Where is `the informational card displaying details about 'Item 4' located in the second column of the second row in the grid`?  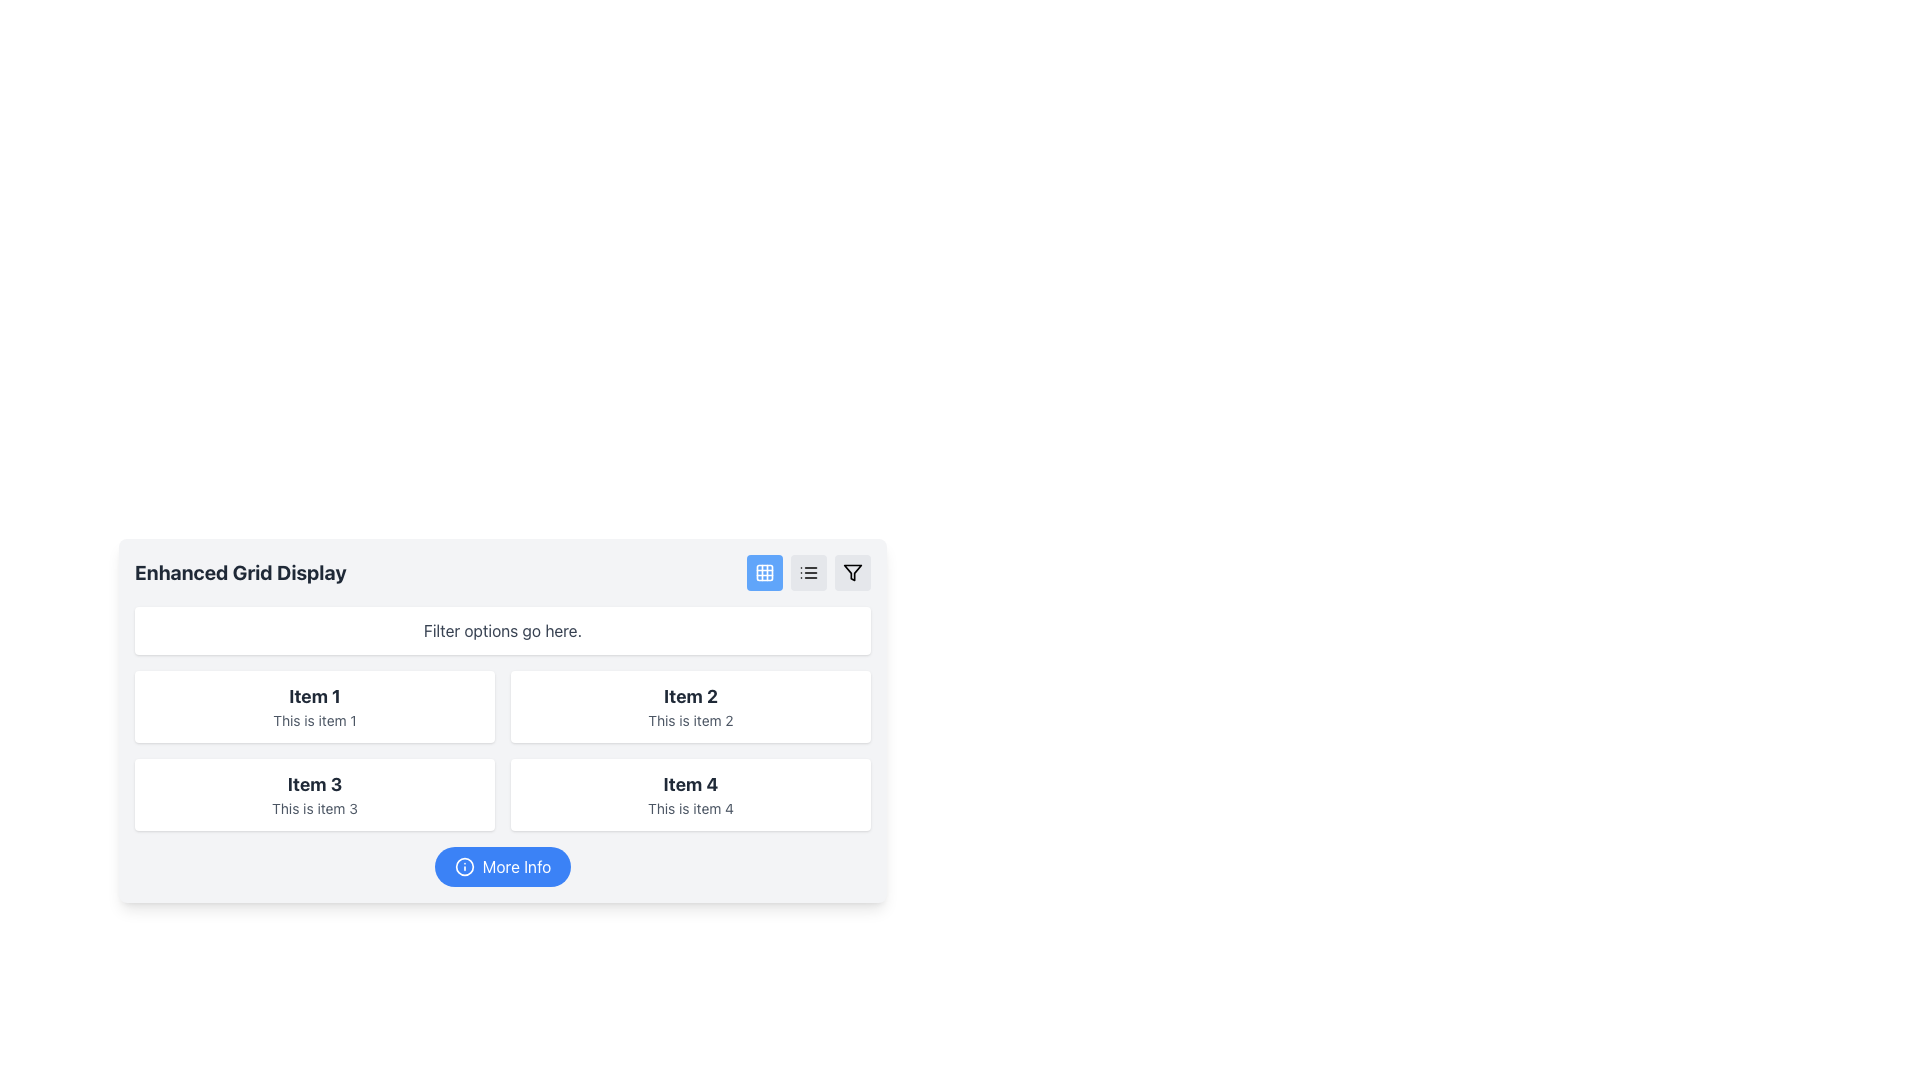 the informational card displaying details about 'Item 4' located in the second column of the second row in the grid is located at coordinates (691, 793).